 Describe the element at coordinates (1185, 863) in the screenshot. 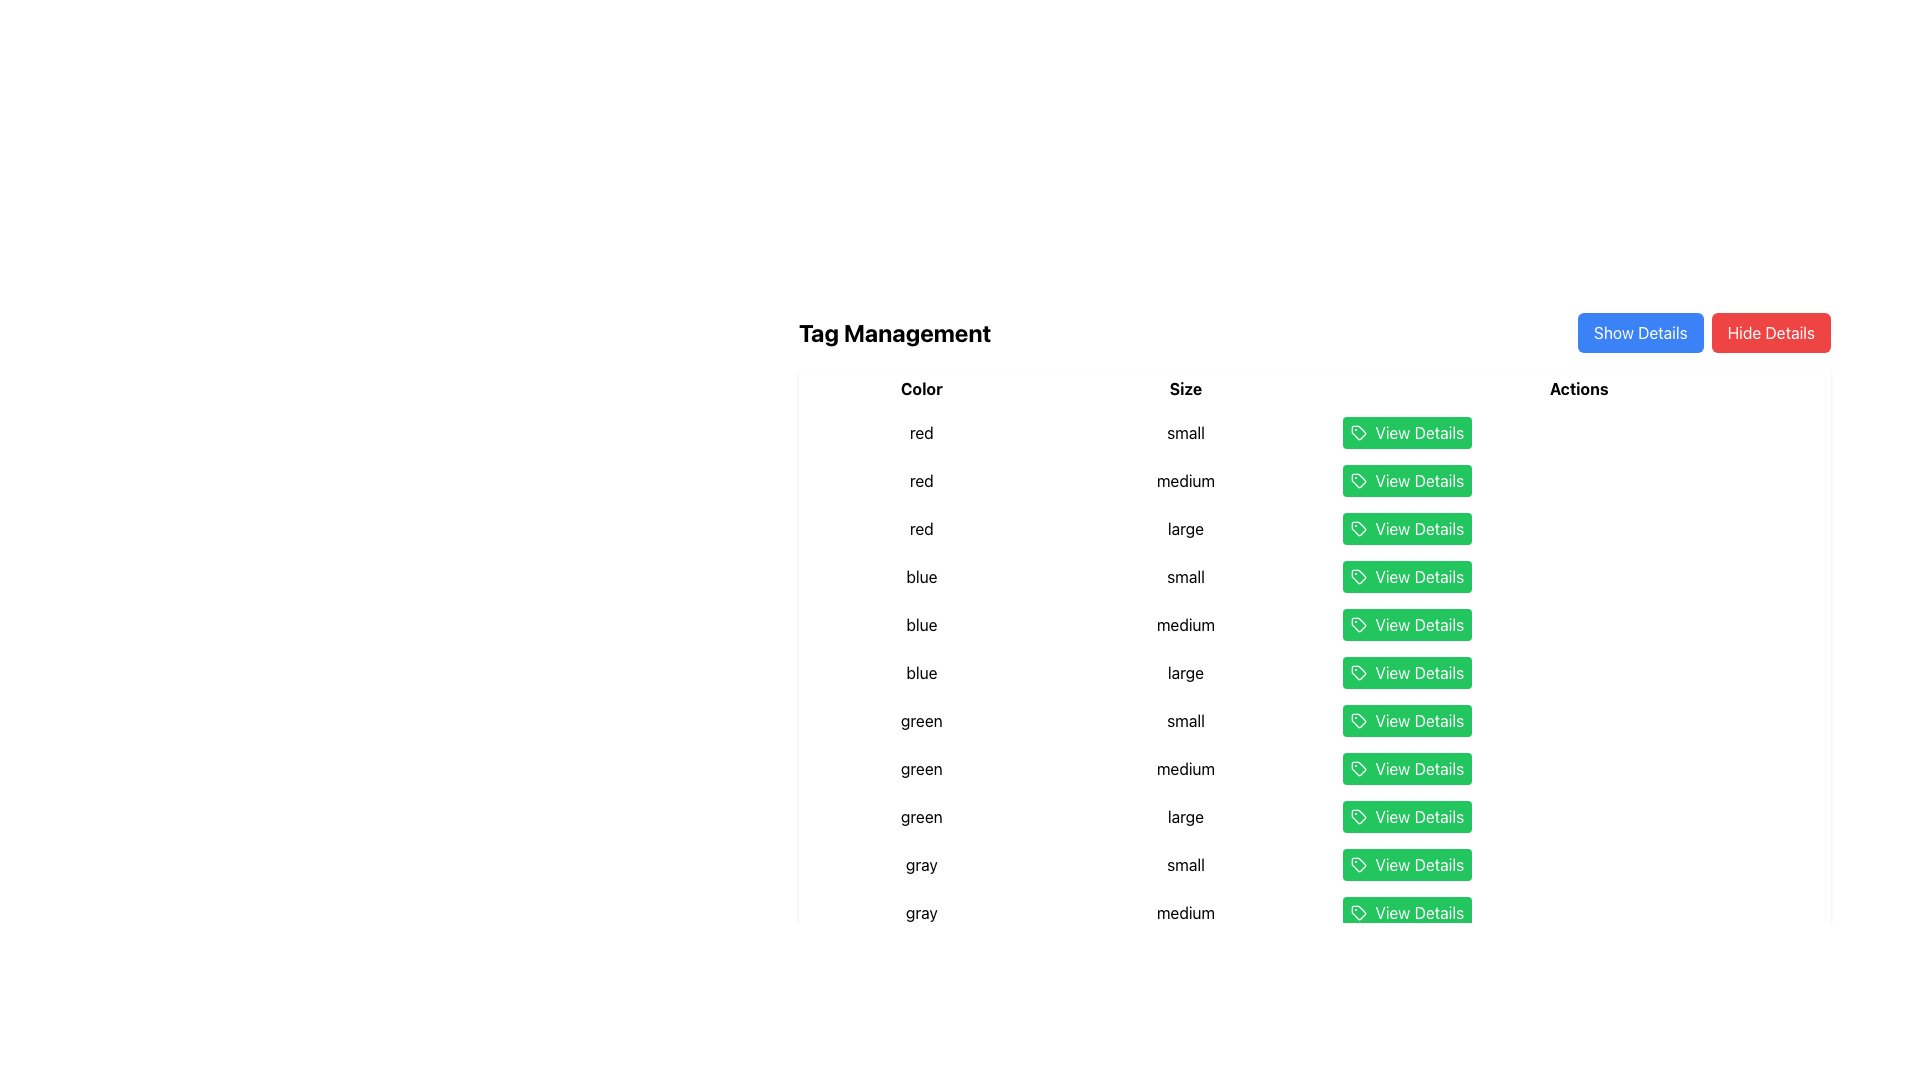

I see `text label displaying 'small' located in the 'Size' column, adjacent to the 'gray' cell, using developer tools` at that location.